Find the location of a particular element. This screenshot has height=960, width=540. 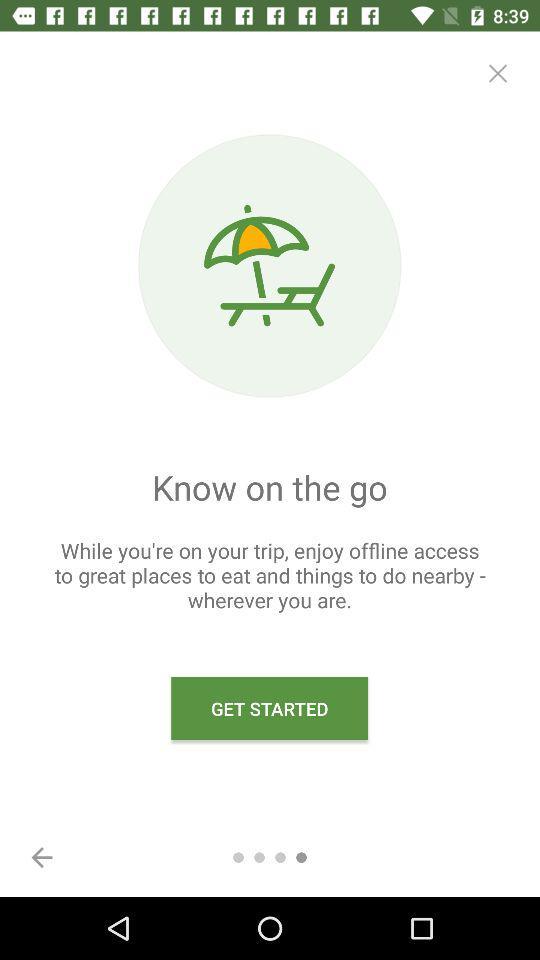

item above the while you re icon is located at coordinates (496, 73).